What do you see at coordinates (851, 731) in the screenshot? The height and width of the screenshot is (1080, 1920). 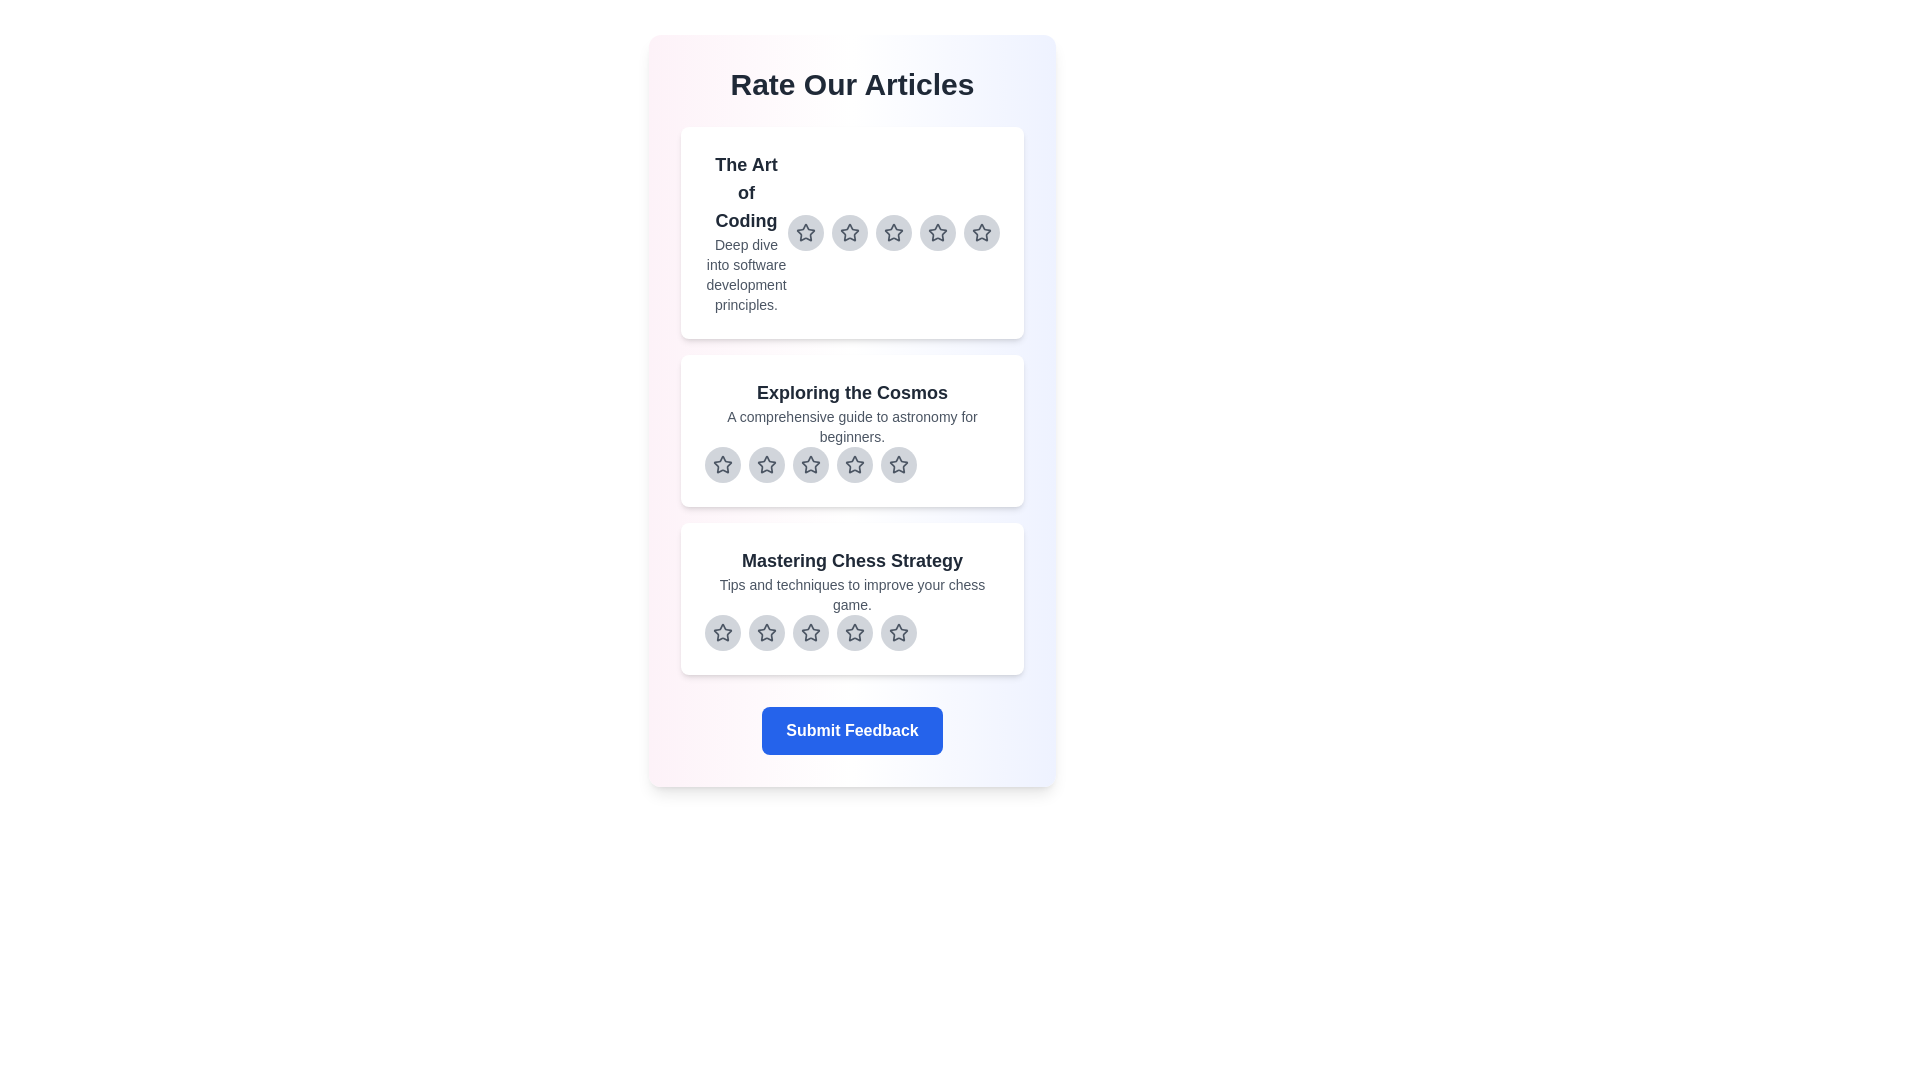 I see `the 'Submit Feedback' button to submit the feedback` at bounding box center [851, 731].